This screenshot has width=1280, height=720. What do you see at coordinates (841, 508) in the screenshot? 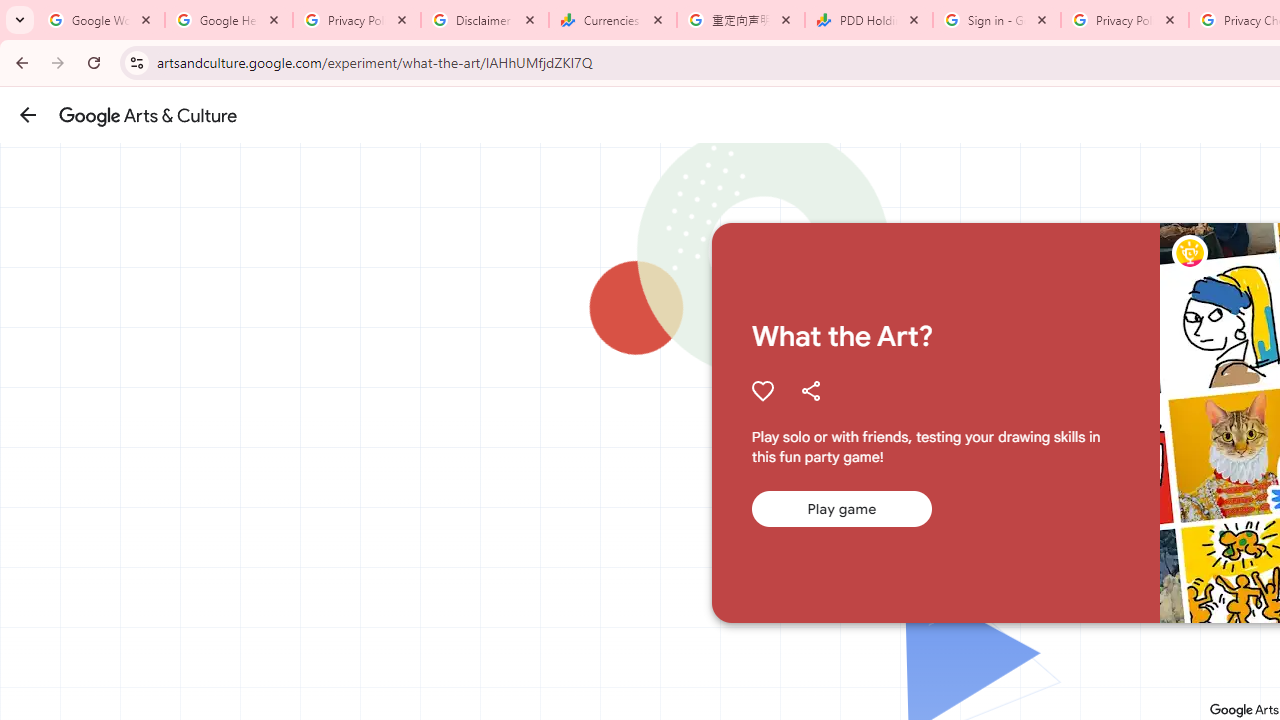
I see `'Play game'` at bounding box center [841, 508].